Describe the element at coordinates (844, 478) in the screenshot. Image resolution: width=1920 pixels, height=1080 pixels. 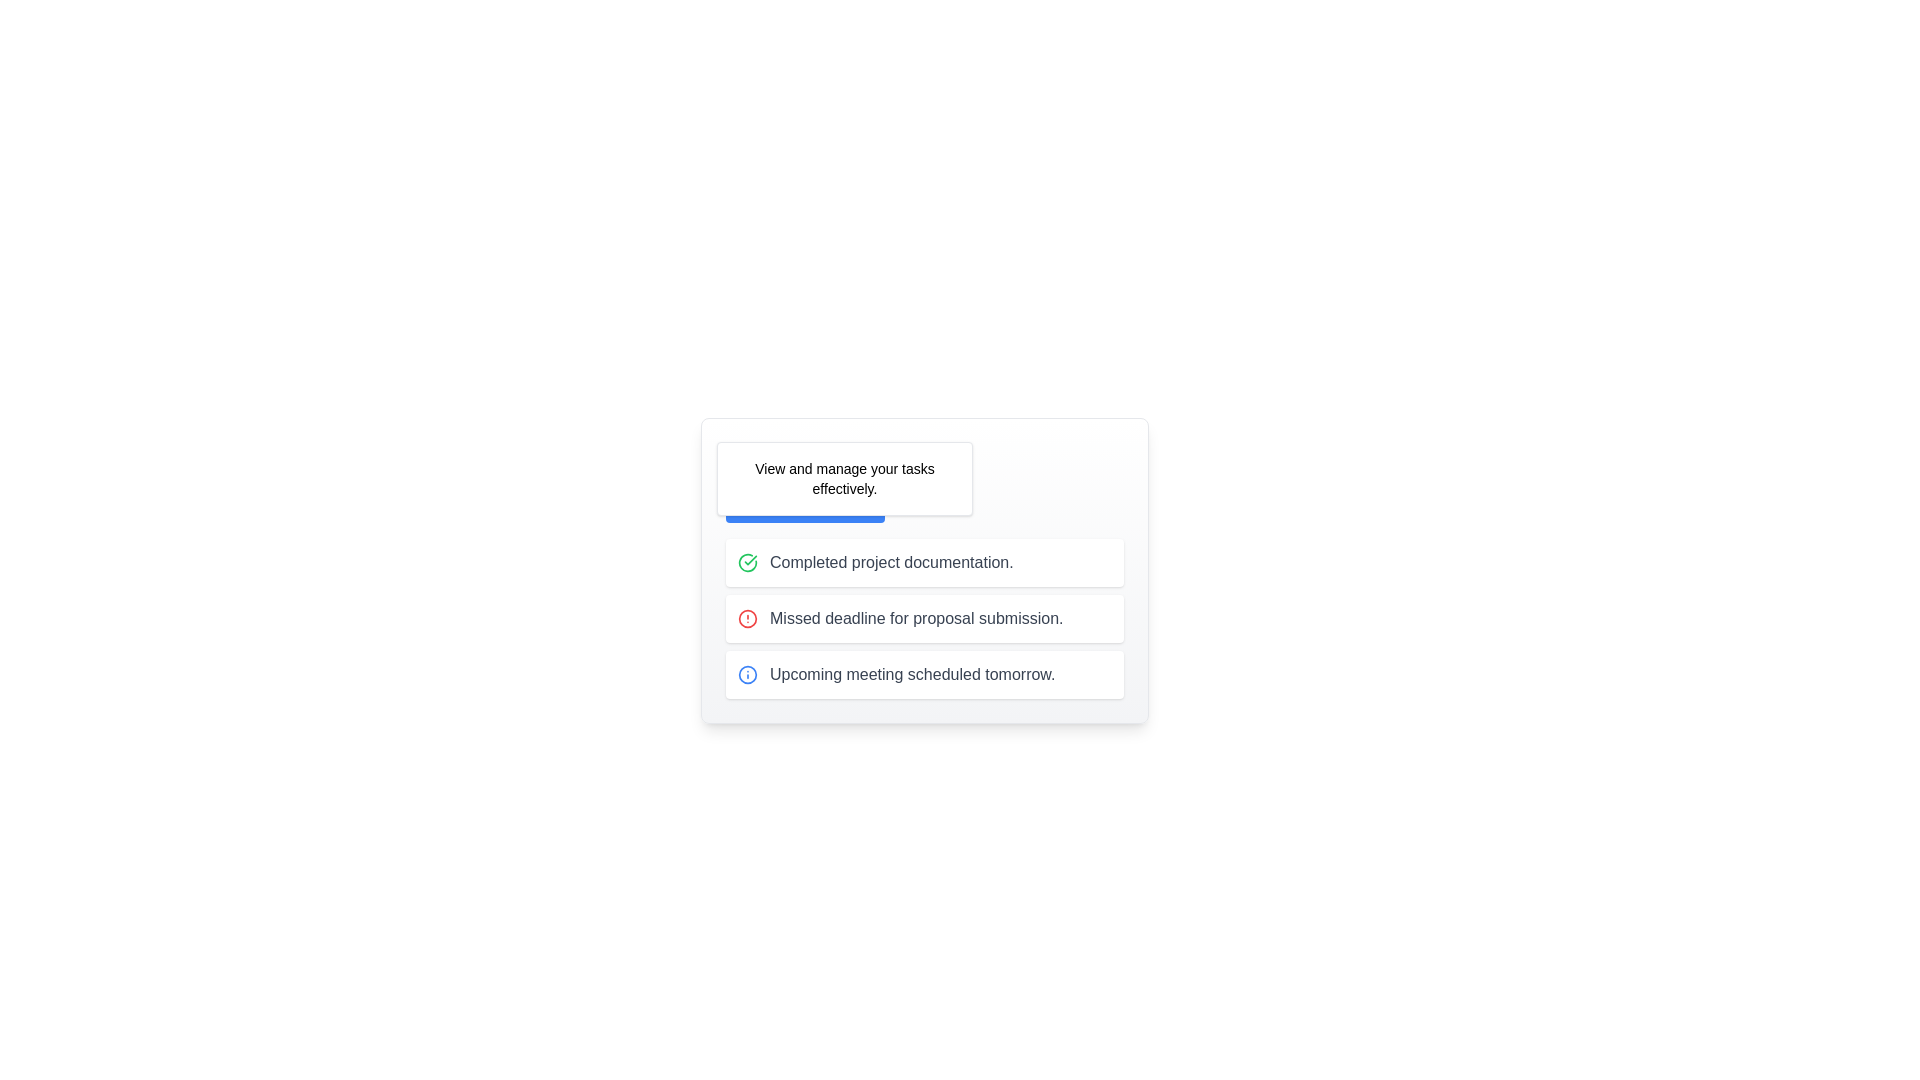
I see `the Information box located below the 'Task Manager' header` at that location.